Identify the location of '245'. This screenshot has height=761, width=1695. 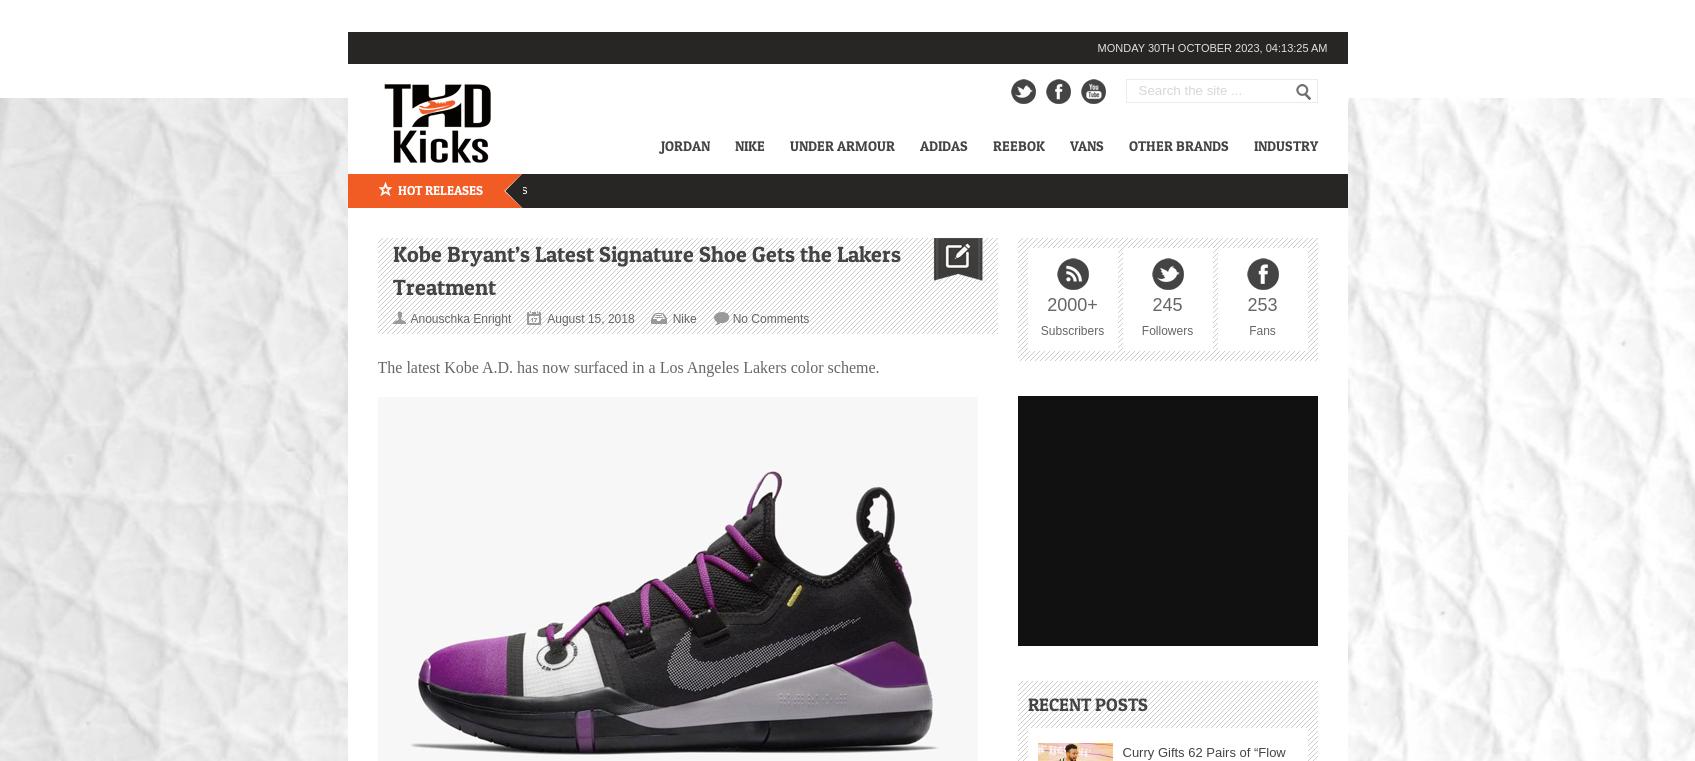
(1166, 304).